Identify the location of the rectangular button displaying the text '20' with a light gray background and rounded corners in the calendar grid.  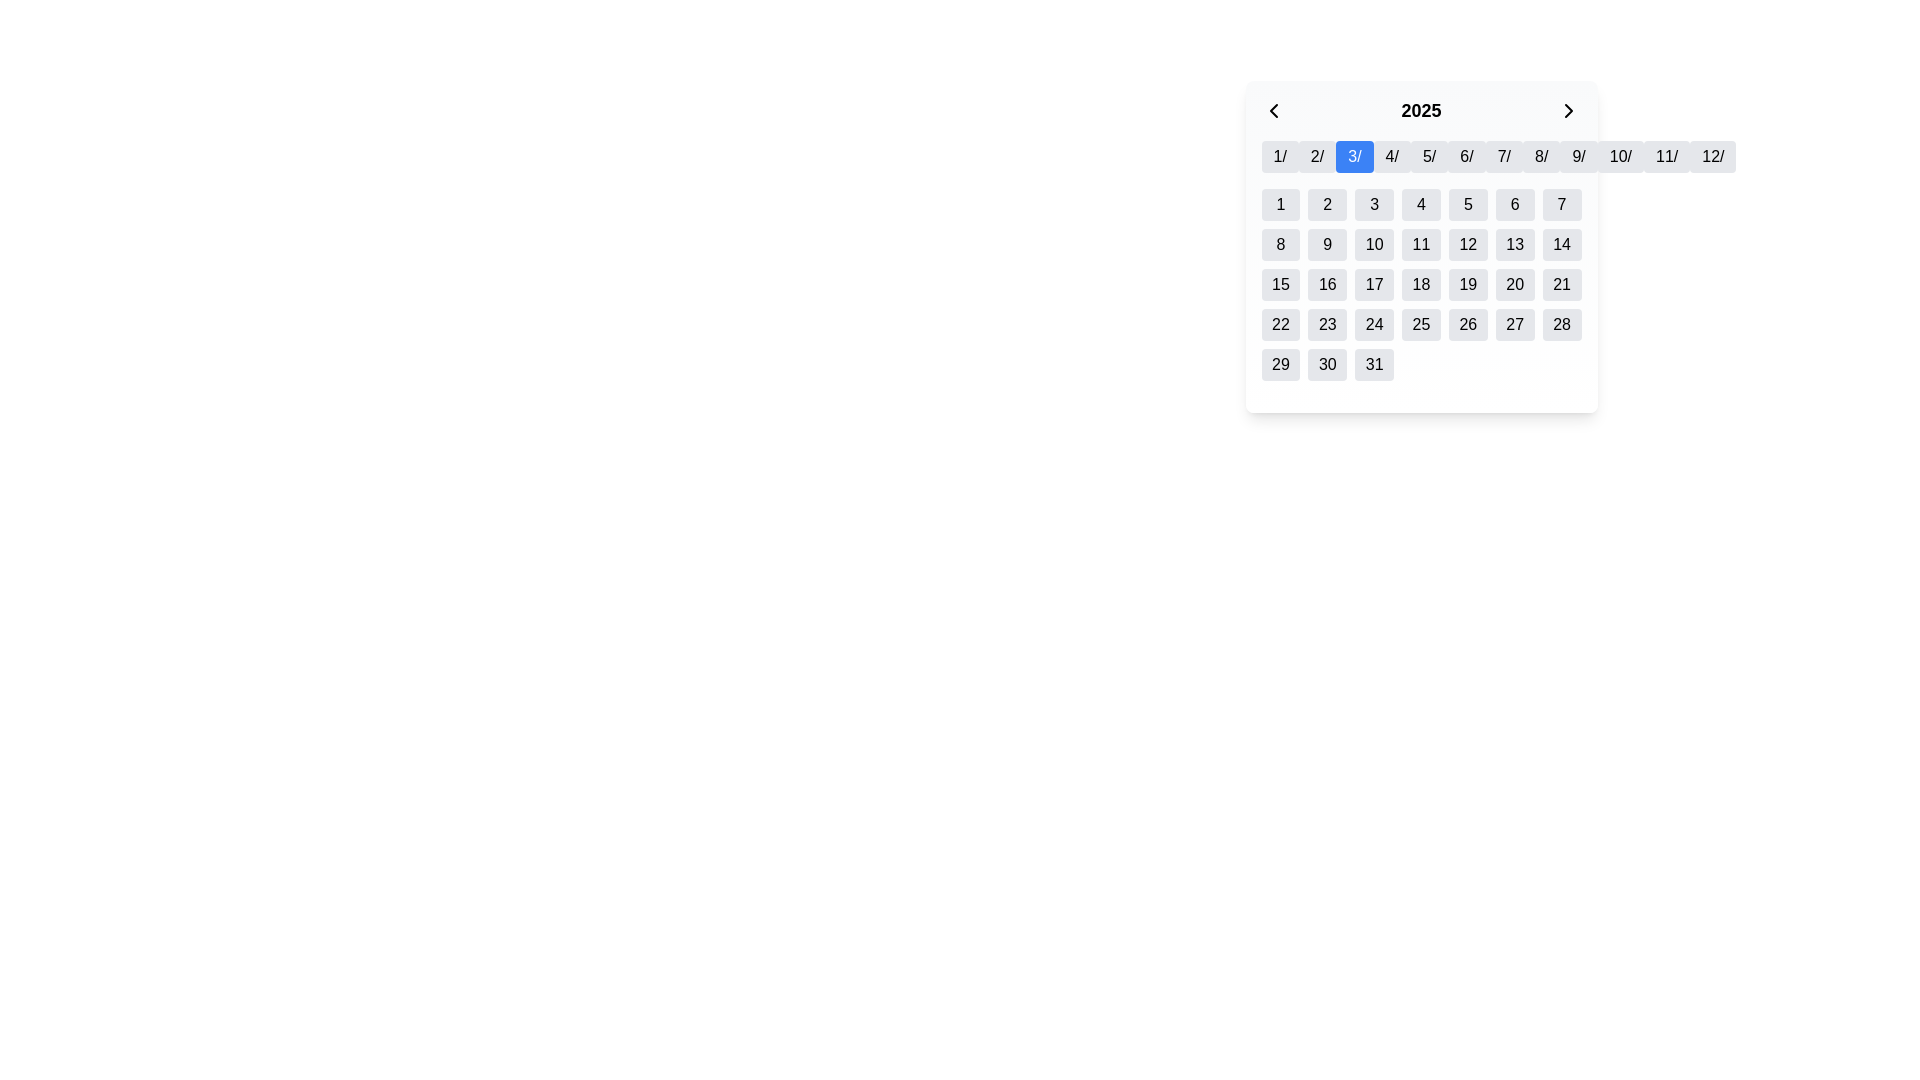
(1515, 285).